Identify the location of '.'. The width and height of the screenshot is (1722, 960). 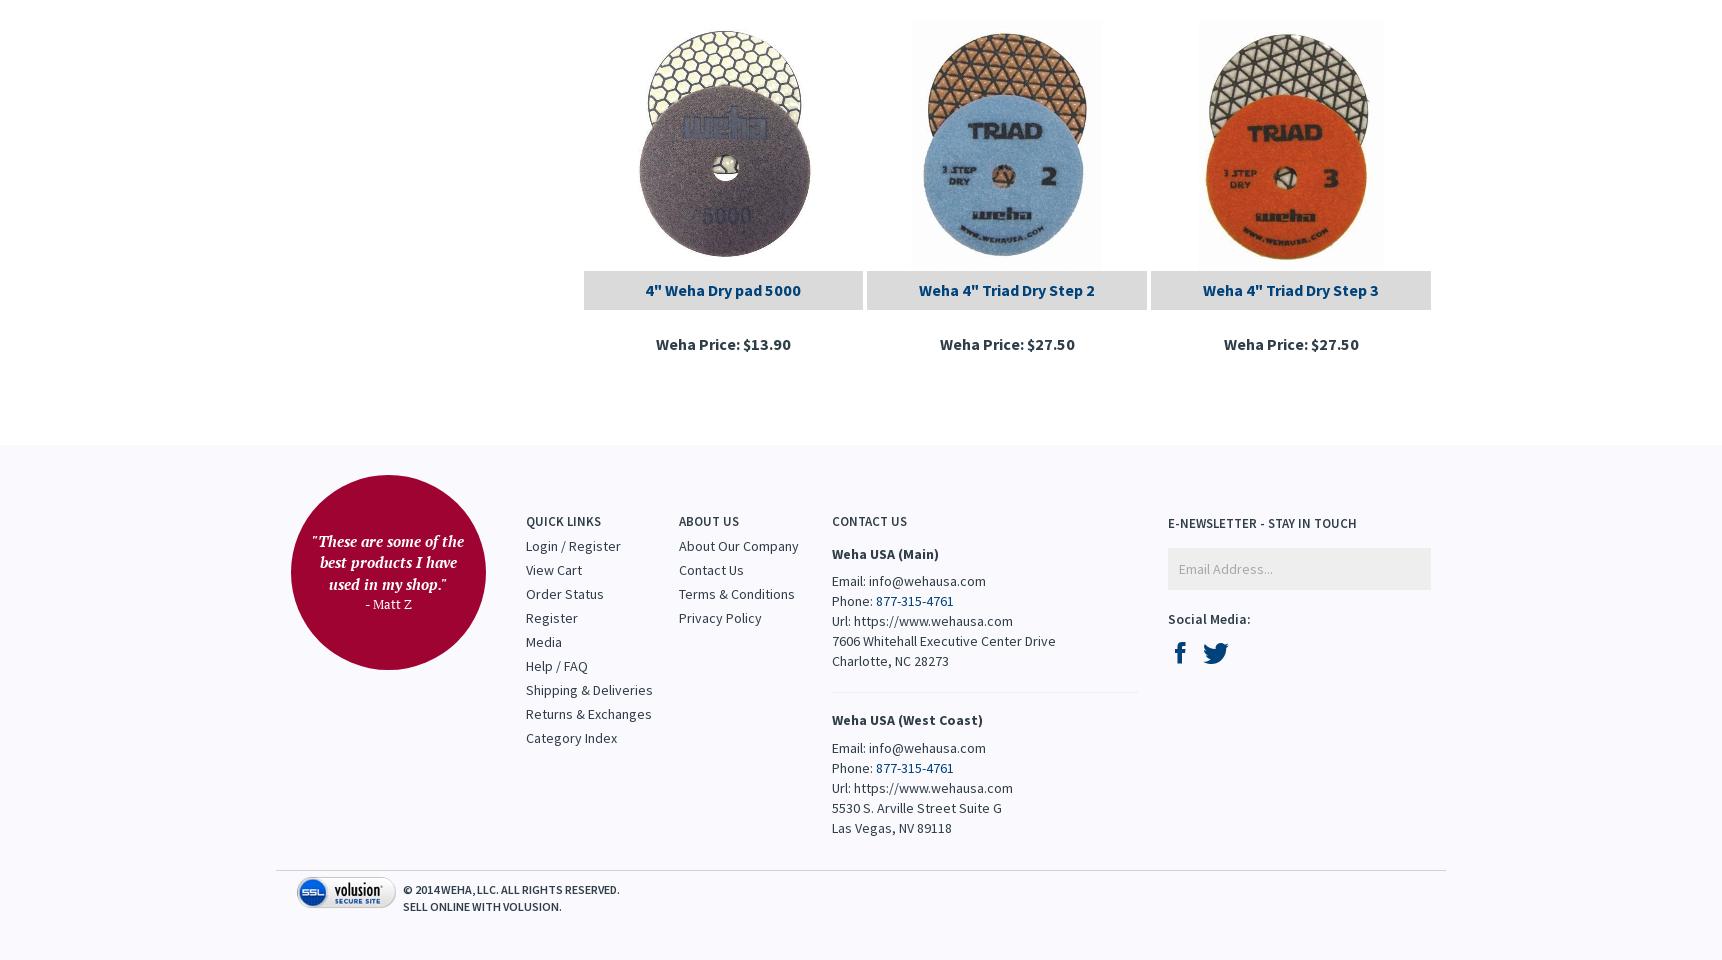
(559, 905).